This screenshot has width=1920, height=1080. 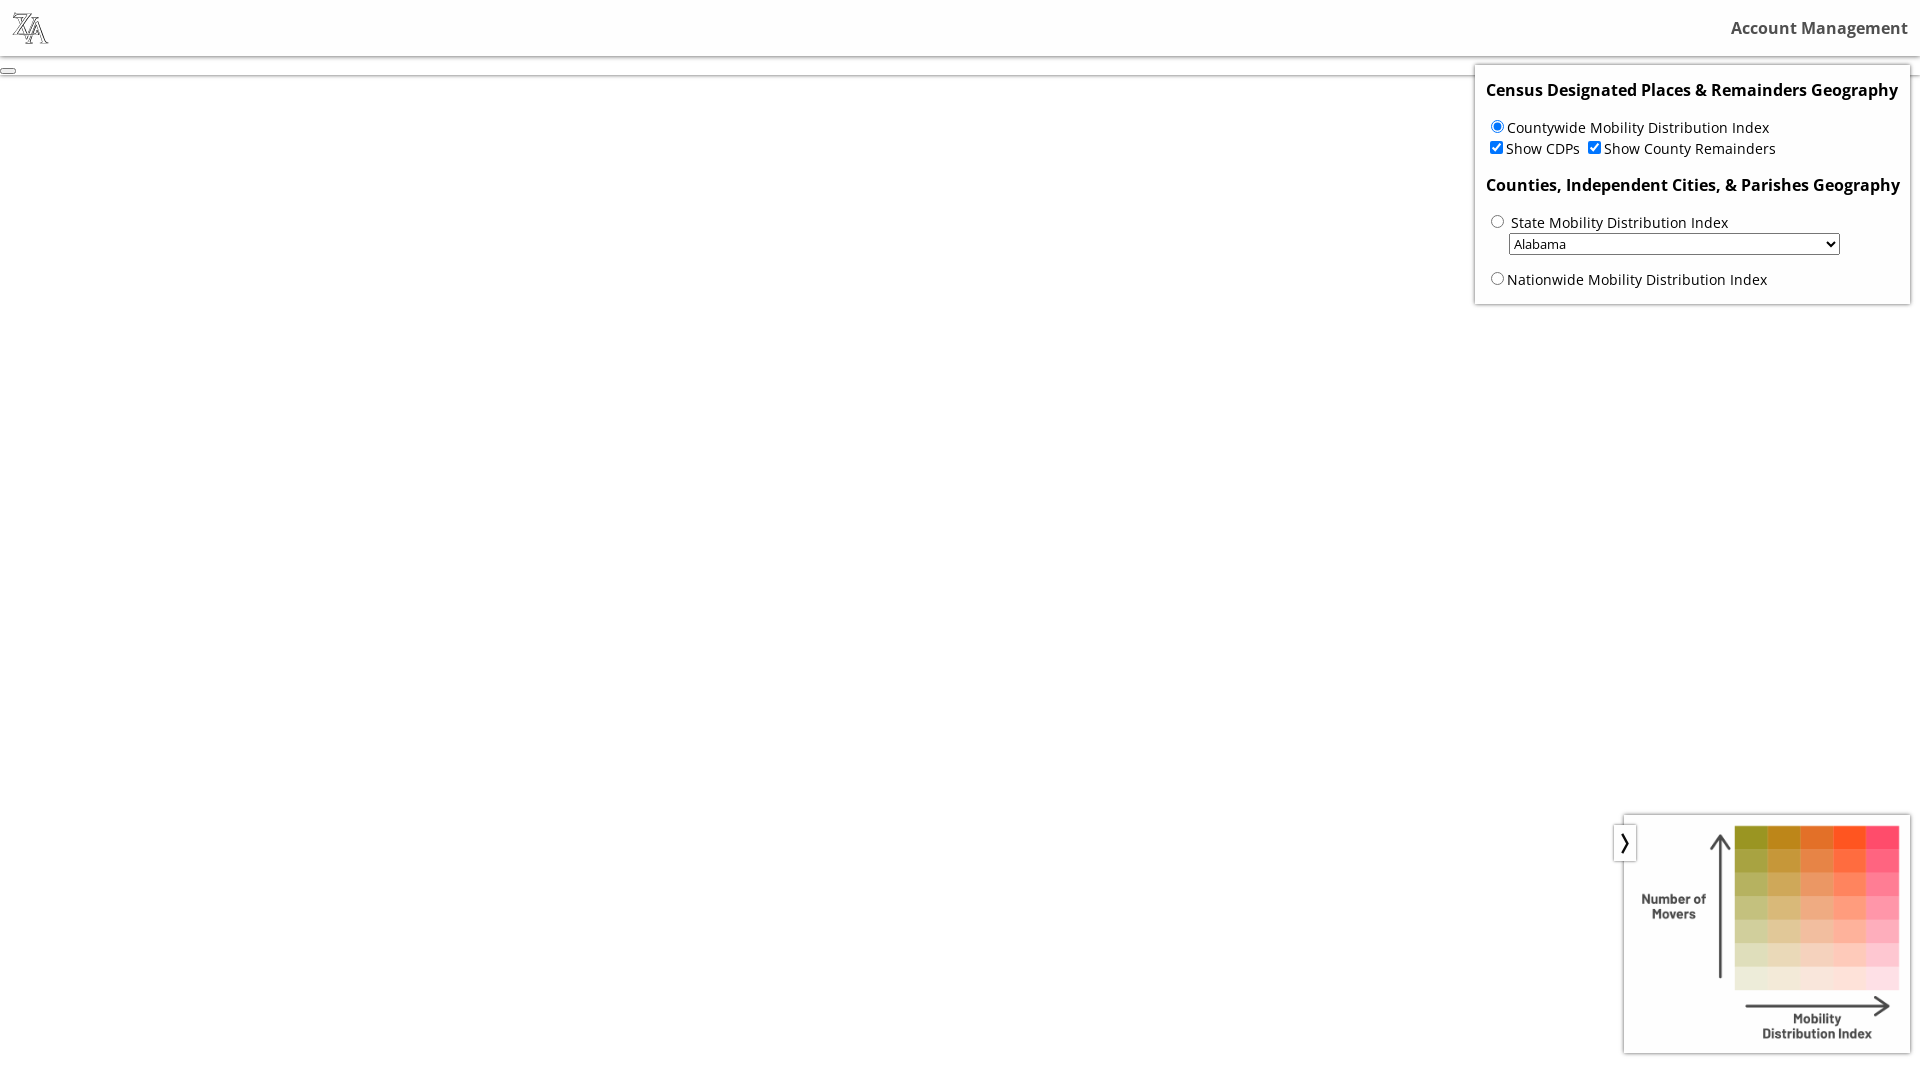 What do you see at coordinates (1819, 27) in the screenshot?
I see `'Account Management'` at bounding box center [1819, 27].